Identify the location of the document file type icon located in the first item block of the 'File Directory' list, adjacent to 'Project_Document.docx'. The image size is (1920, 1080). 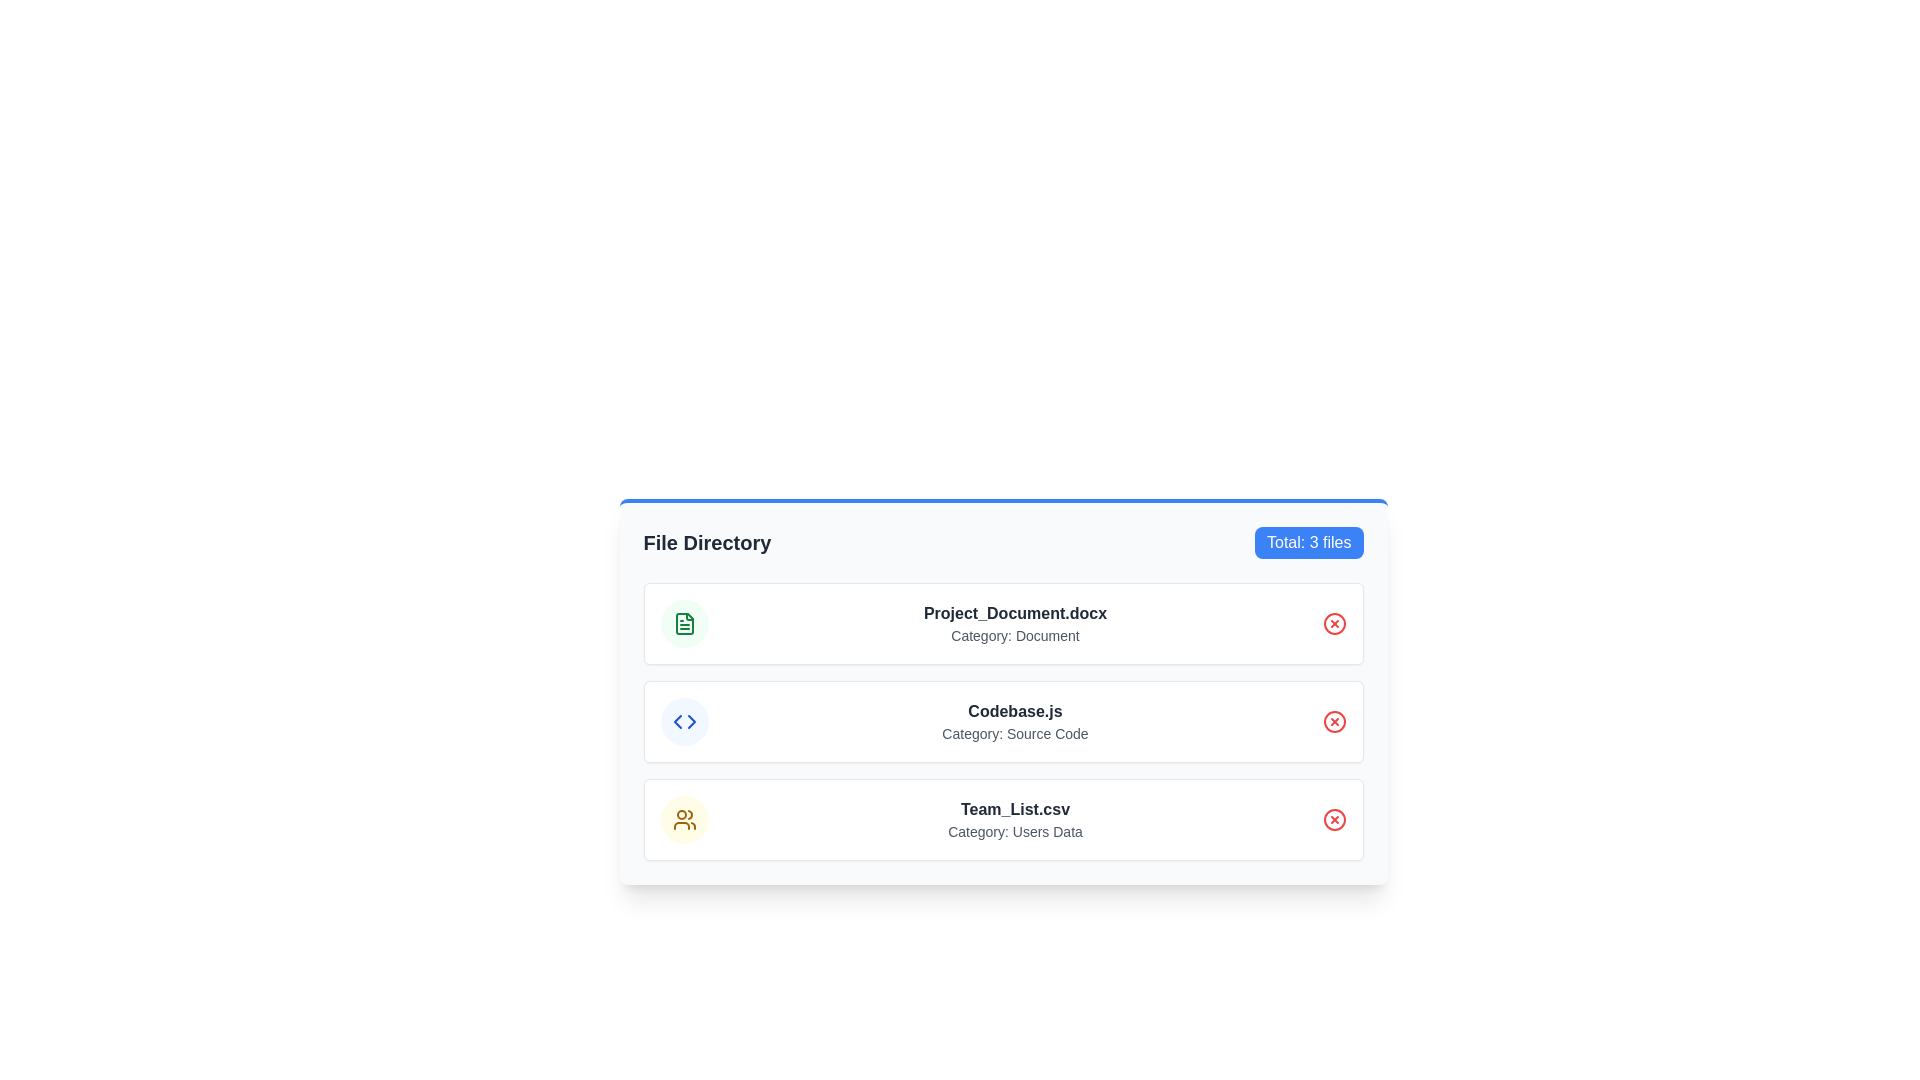
(684, 623).